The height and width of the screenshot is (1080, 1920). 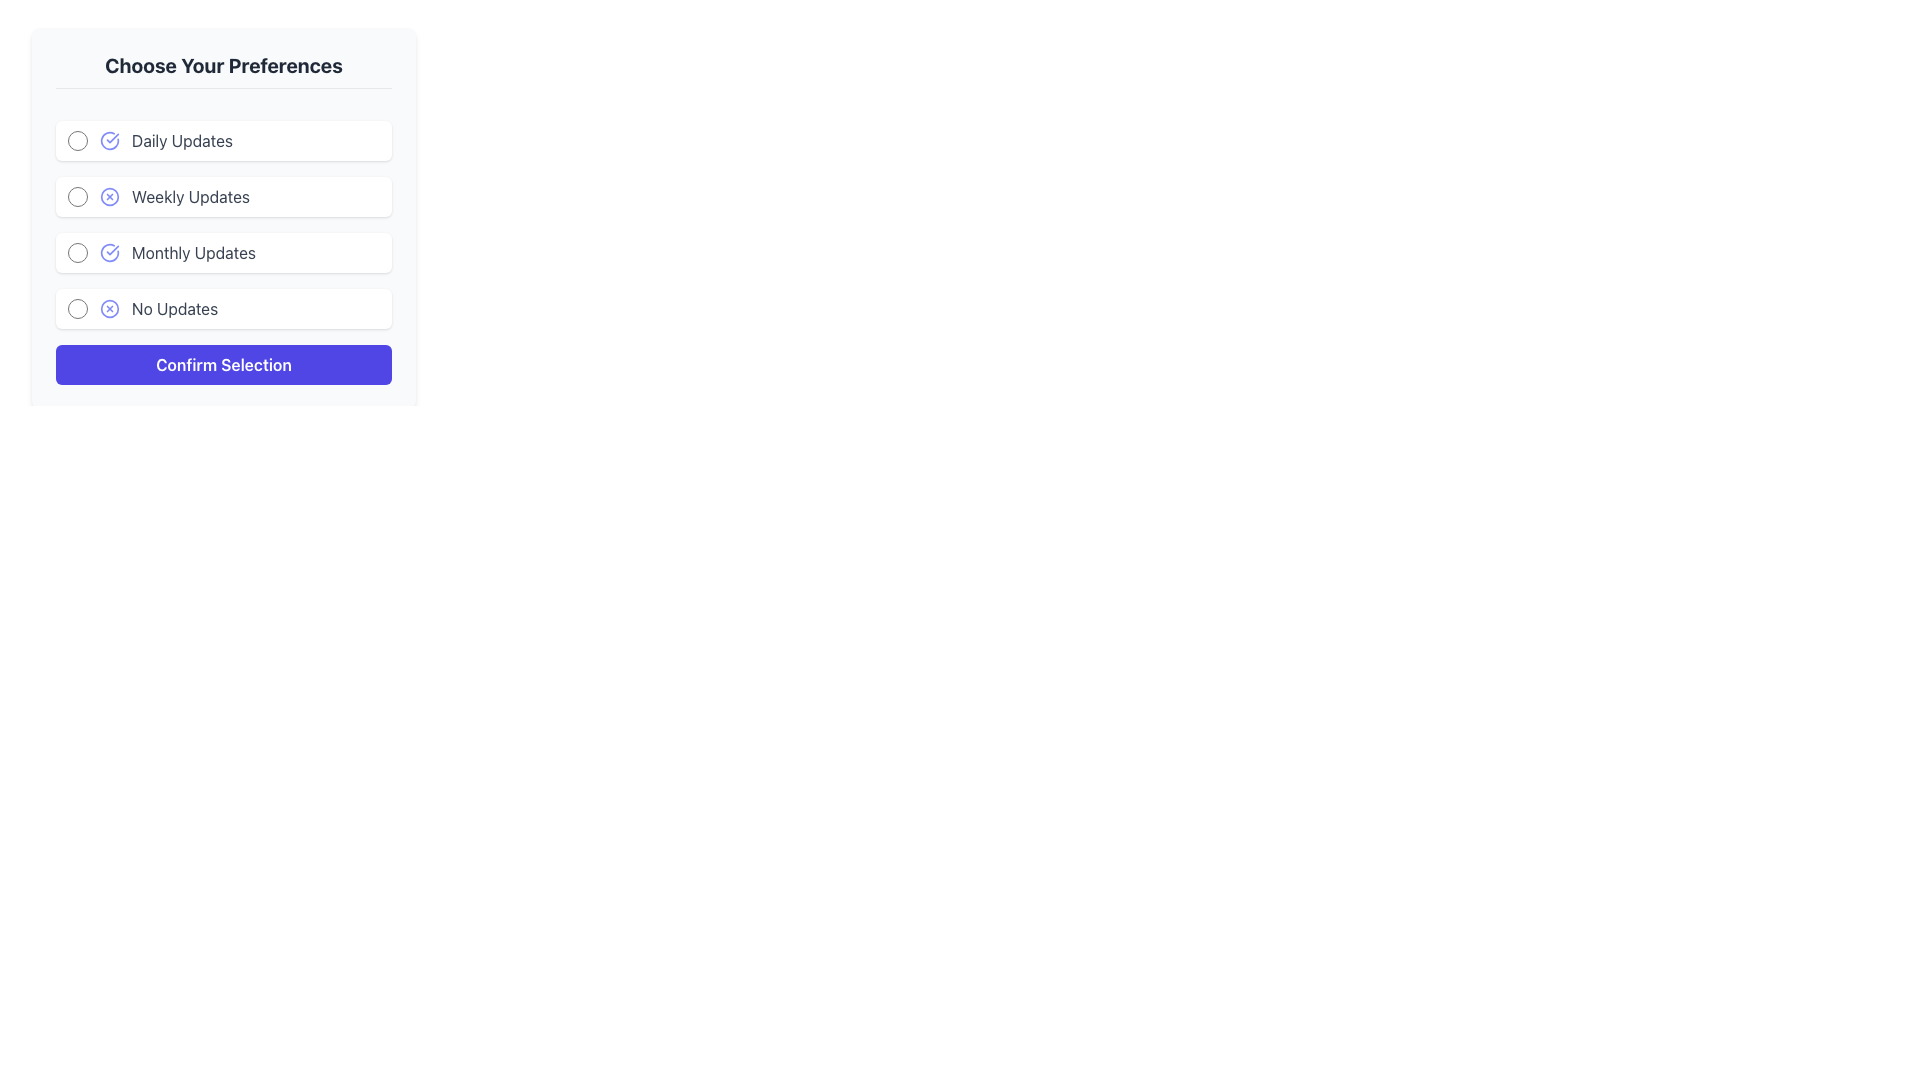 What do you see at coordinates (77, 308) in the screenshot?
I see `the fourth radio button labeled 'No Updates'` at bounding box center [77, 308].